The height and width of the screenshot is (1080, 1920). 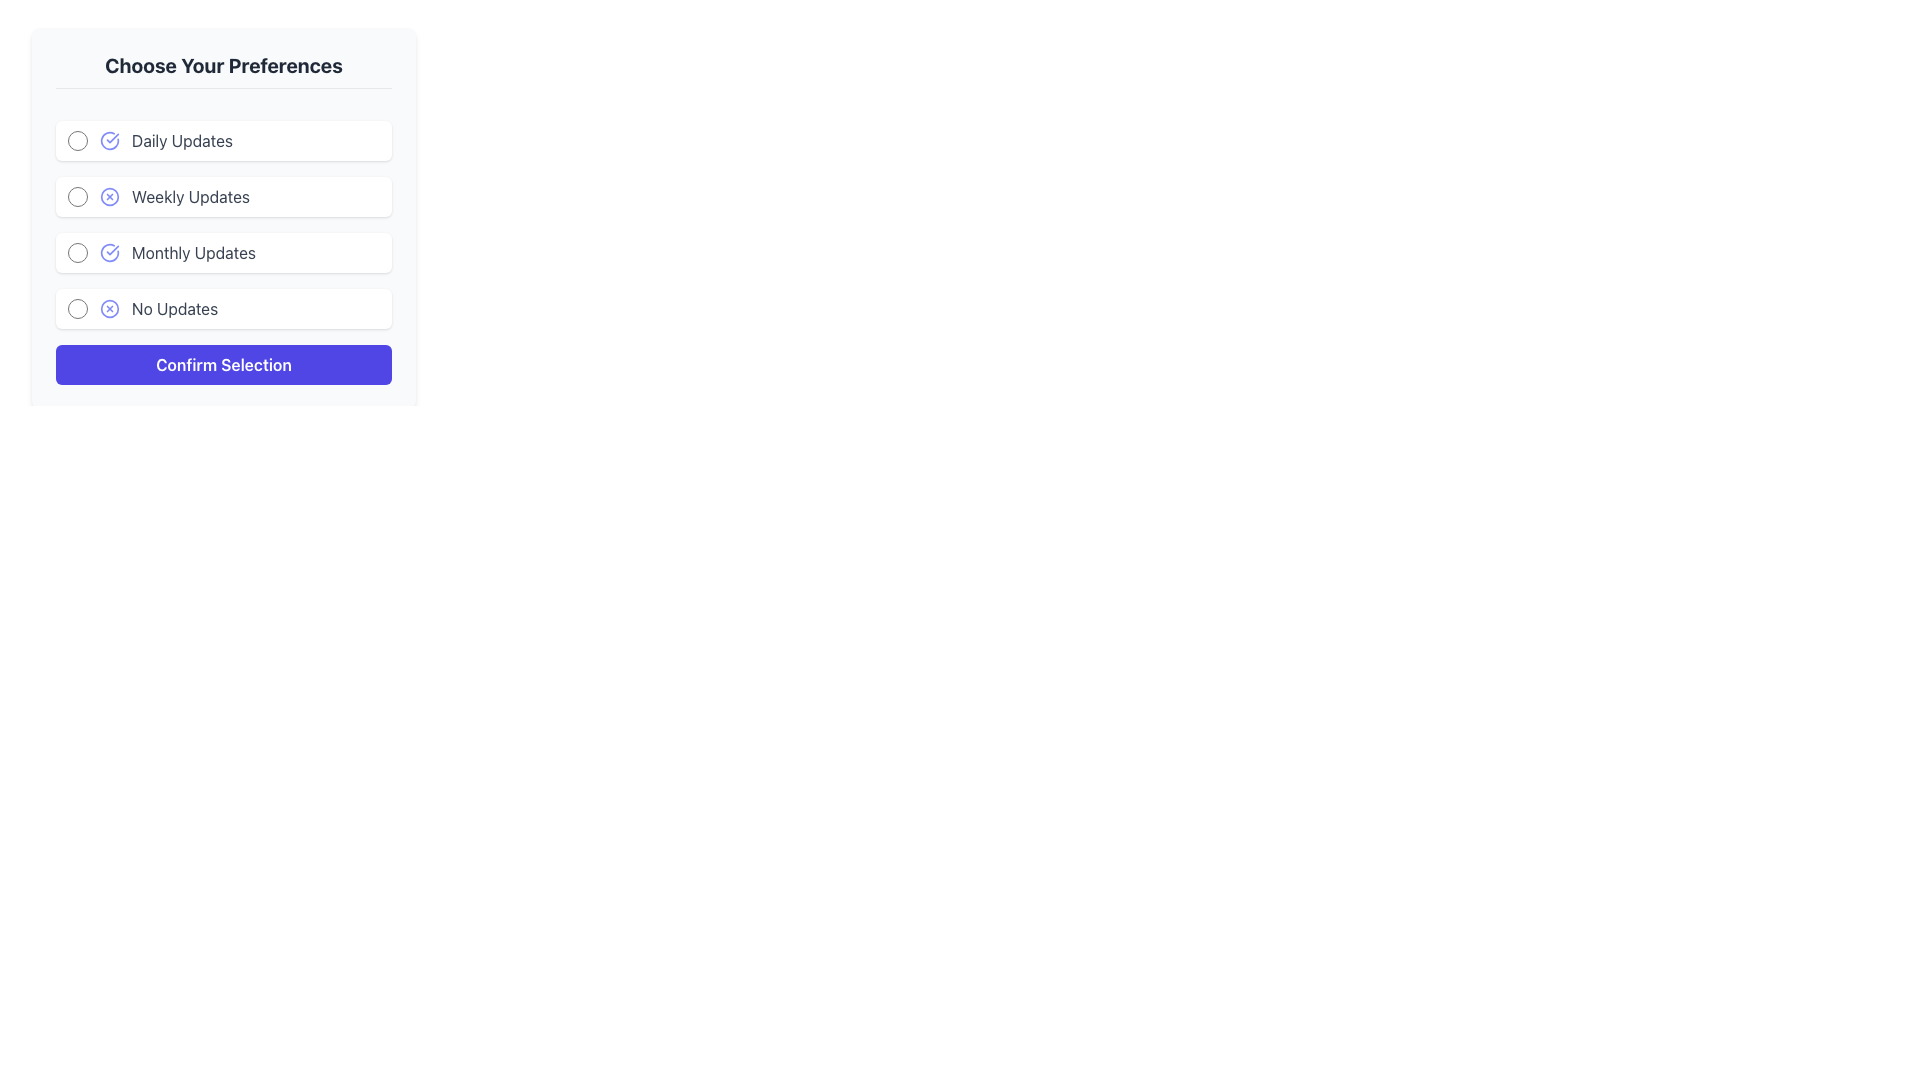 What do you see at coordinates (77, 308) in the screenshot?
I see `the fourth radio button labeled 'No Updates'` at bounding box center [77, 308].